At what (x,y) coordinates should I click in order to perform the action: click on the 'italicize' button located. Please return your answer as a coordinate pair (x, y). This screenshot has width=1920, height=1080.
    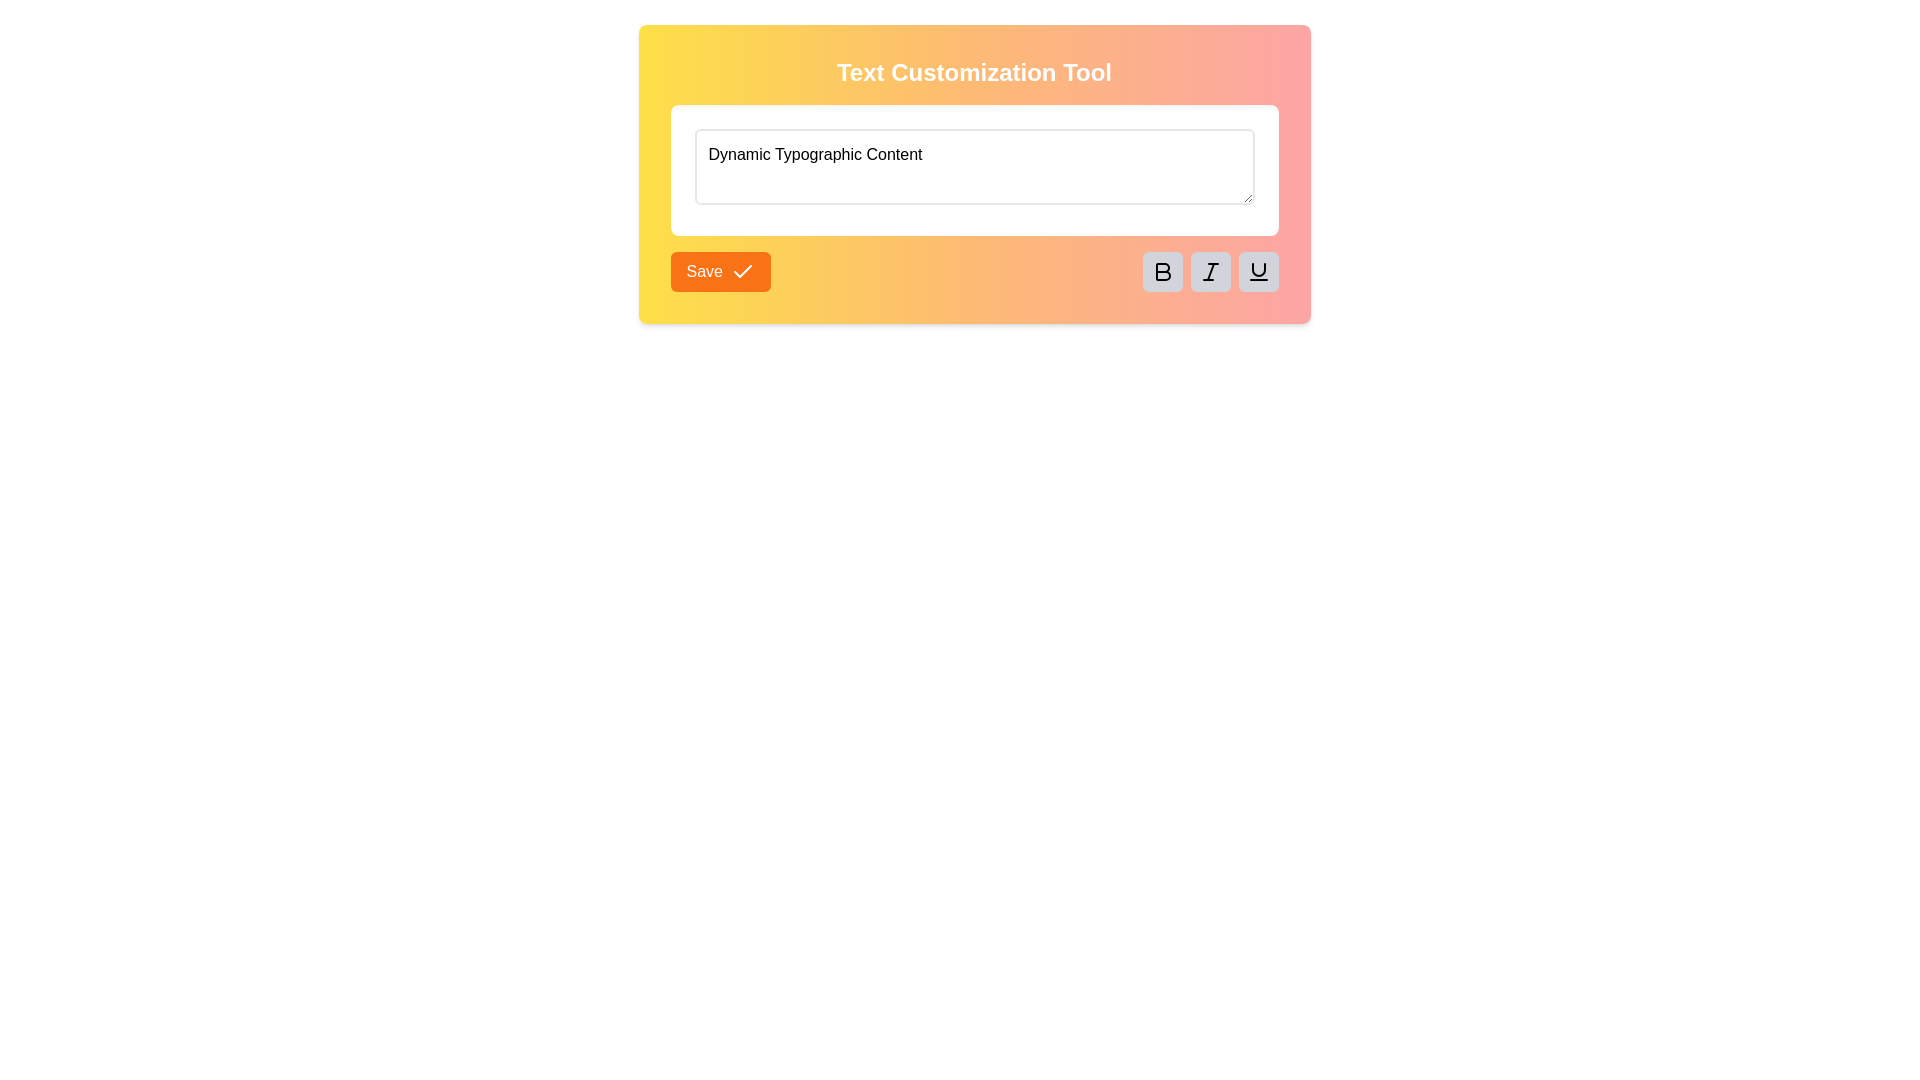
    Looking at the image, I should click on (1209, 272).